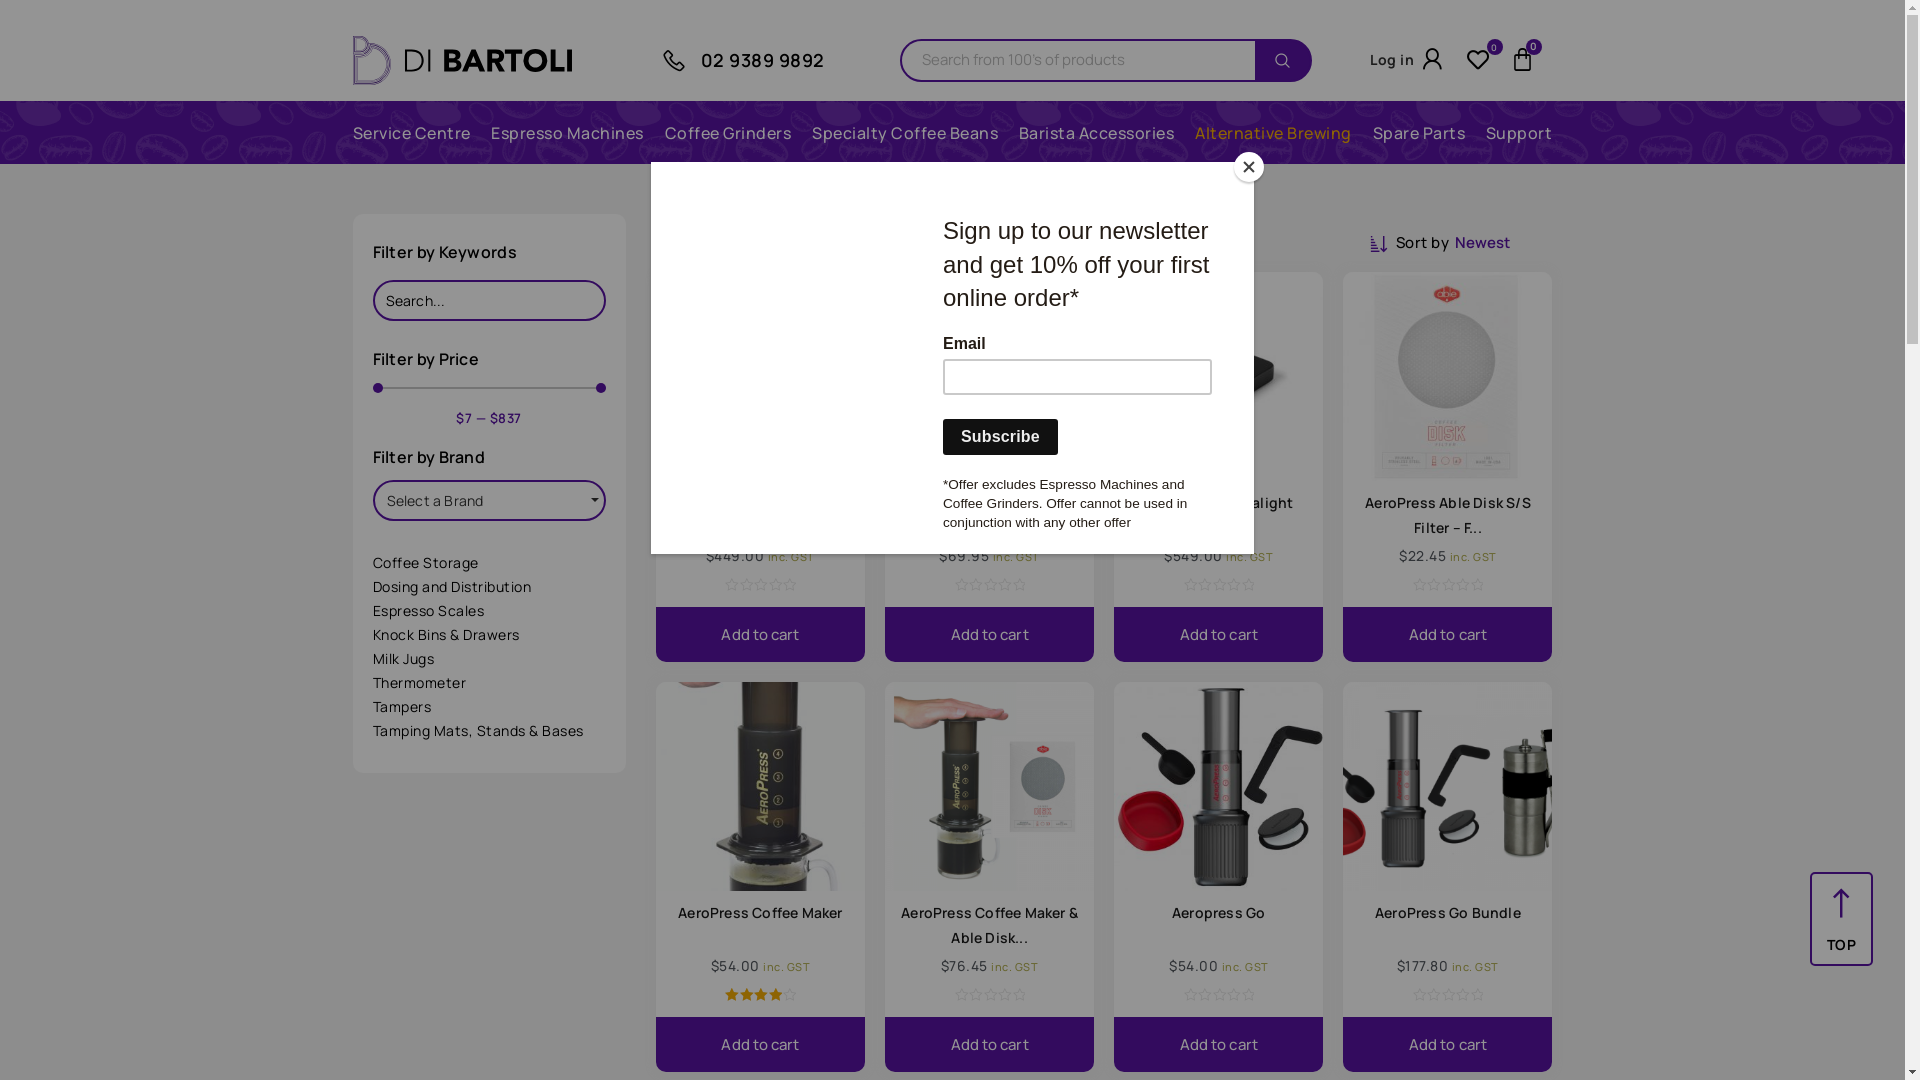 Image resolution: width=1920 pixels, height=1080 pixels. Describe the element at coordinates (1519, 132) in the screenshot. I see `'Support'` at that location.